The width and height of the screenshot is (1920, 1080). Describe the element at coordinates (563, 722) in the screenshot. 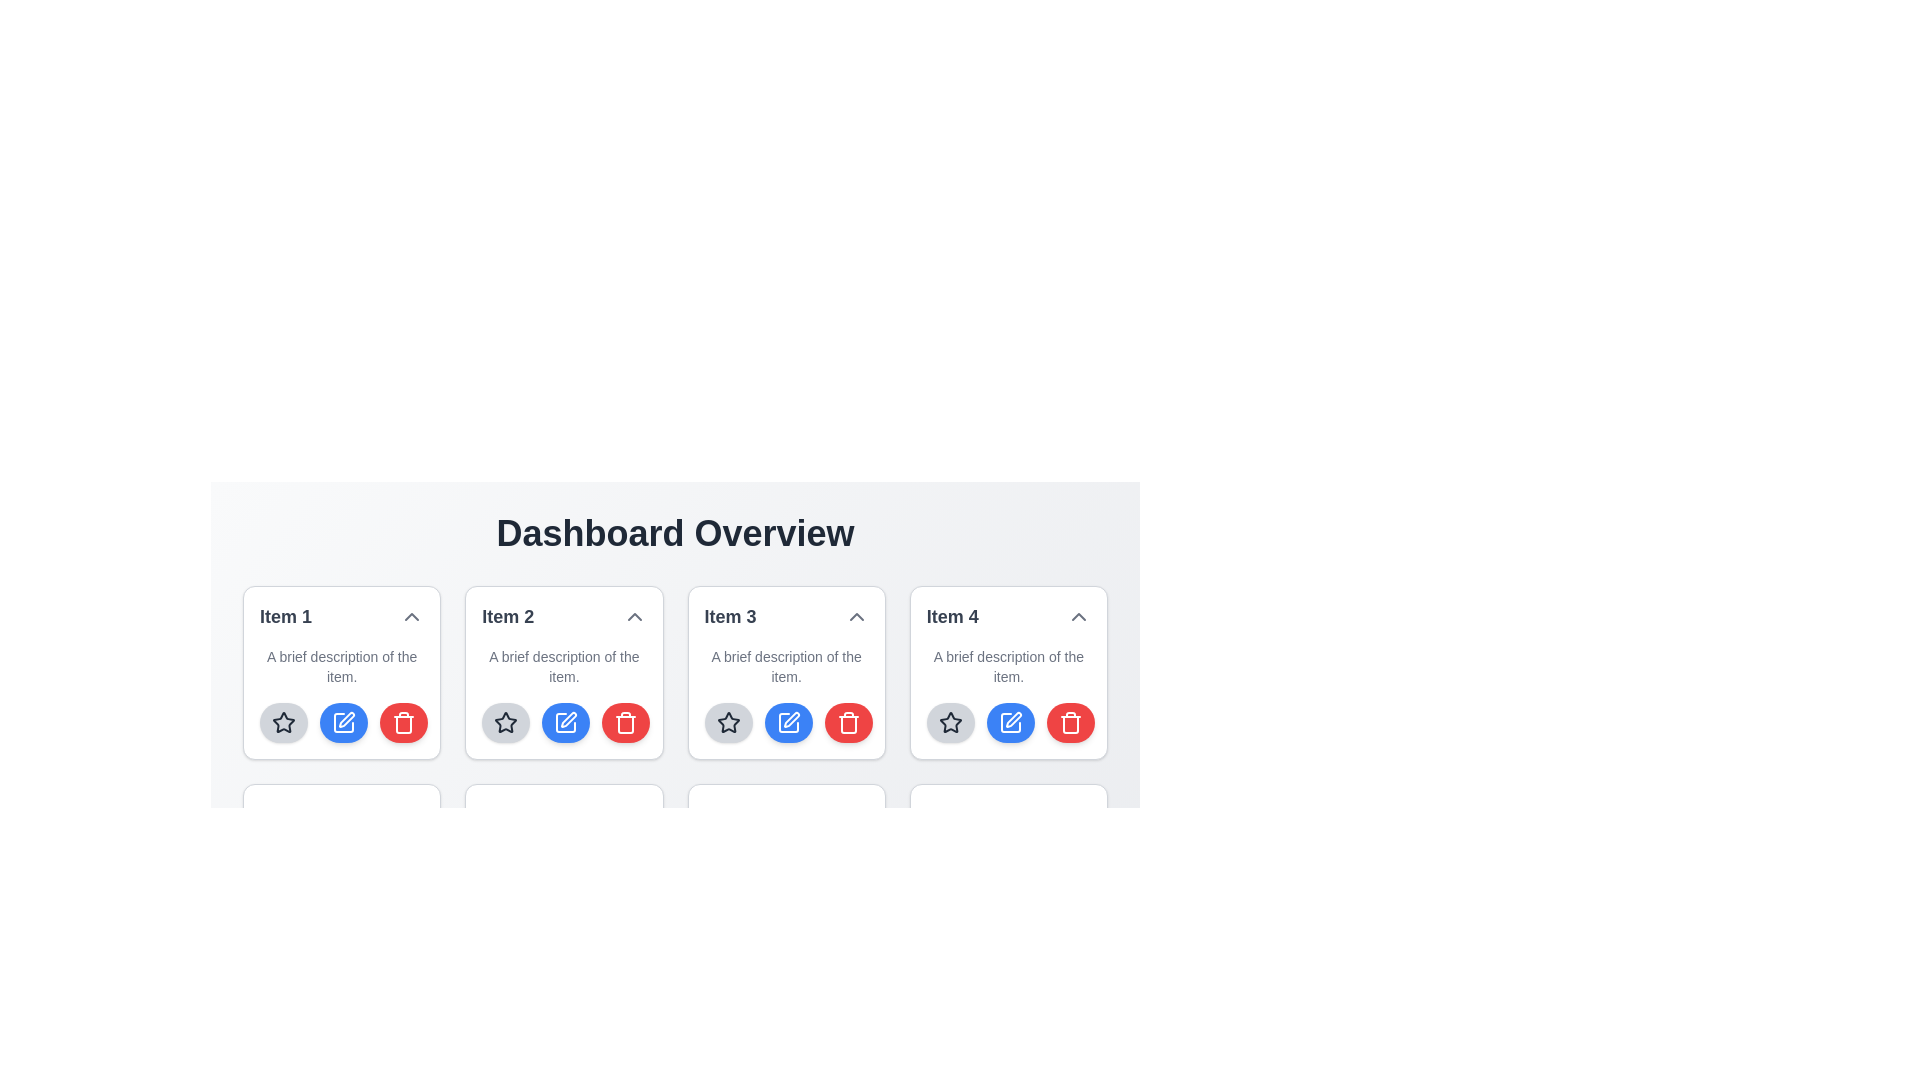

I see `the blue circular button with a white pen icon located in the 'Item 2' section, which is the second button in a row of three action buttons at the bottom` at that location.